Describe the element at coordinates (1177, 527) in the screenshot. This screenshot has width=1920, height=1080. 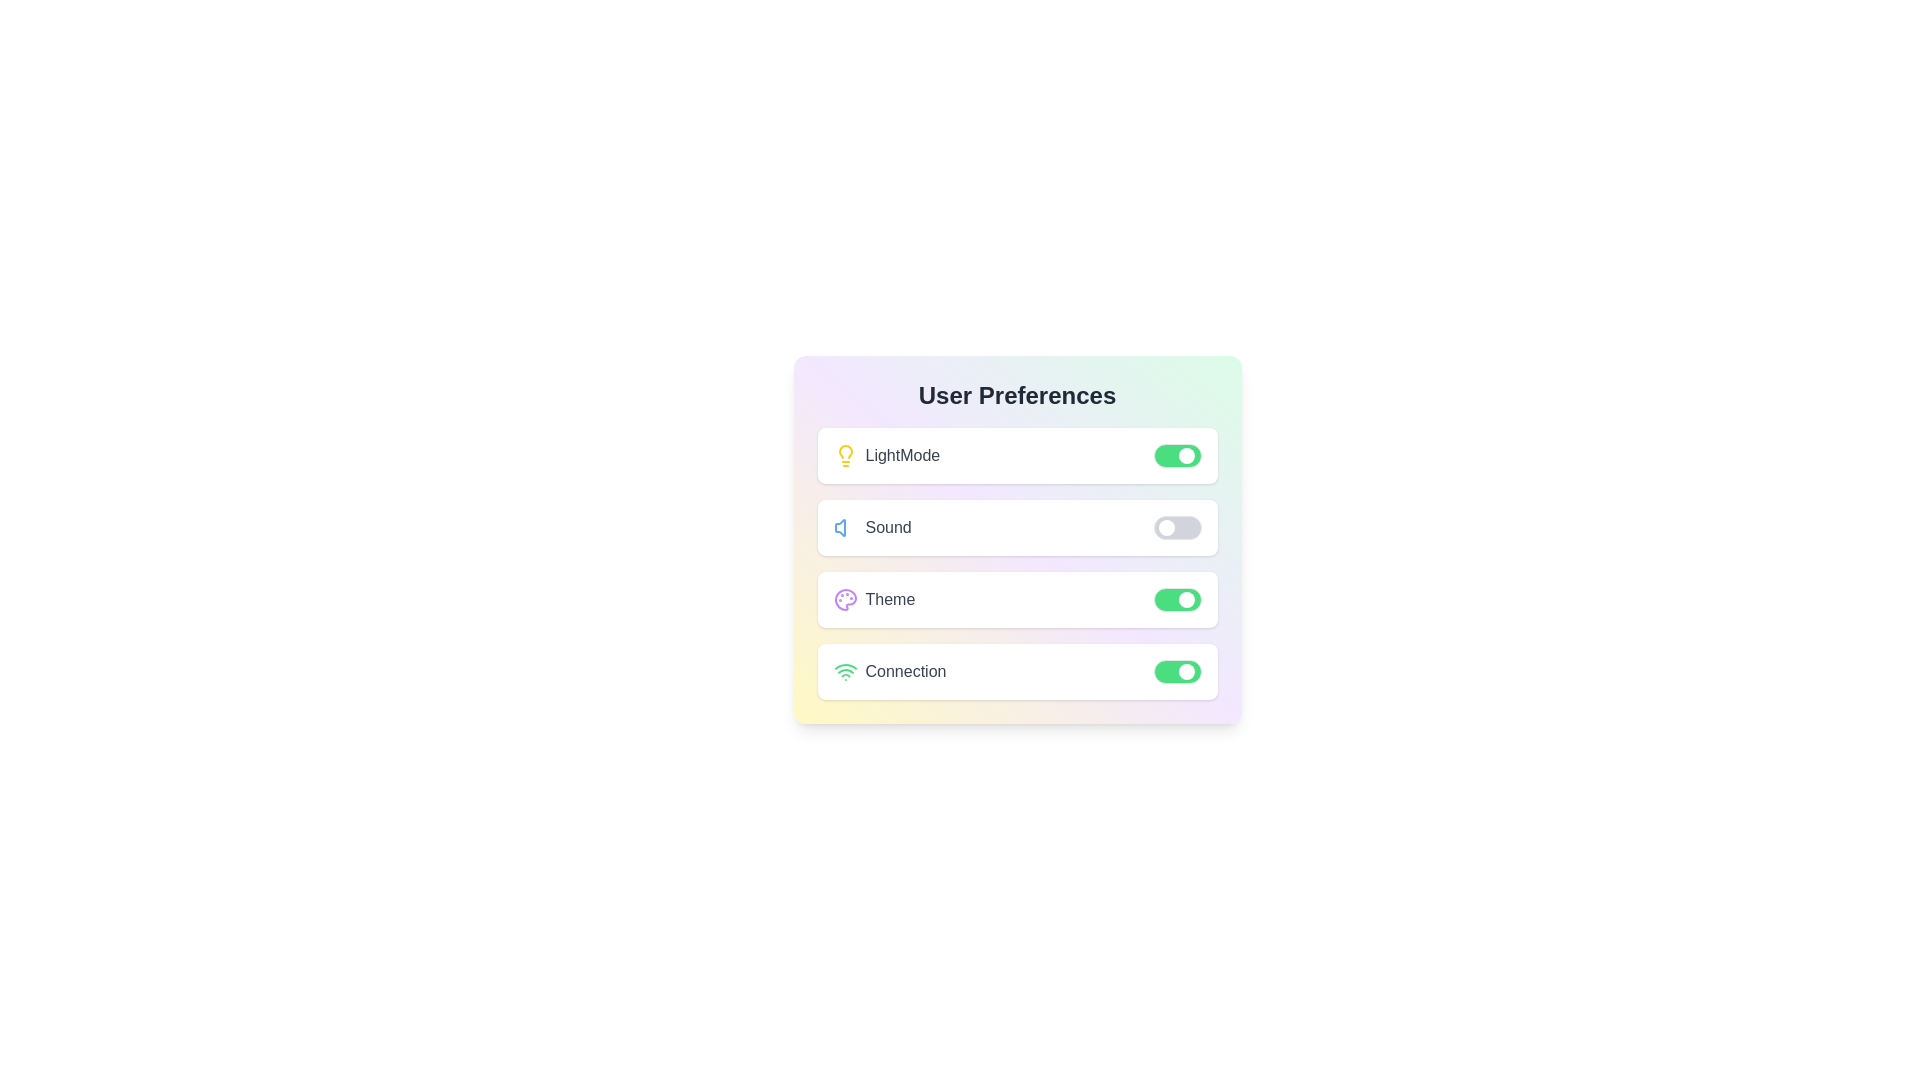
I see `the handle of the toggle switch for sound settings` at that location.